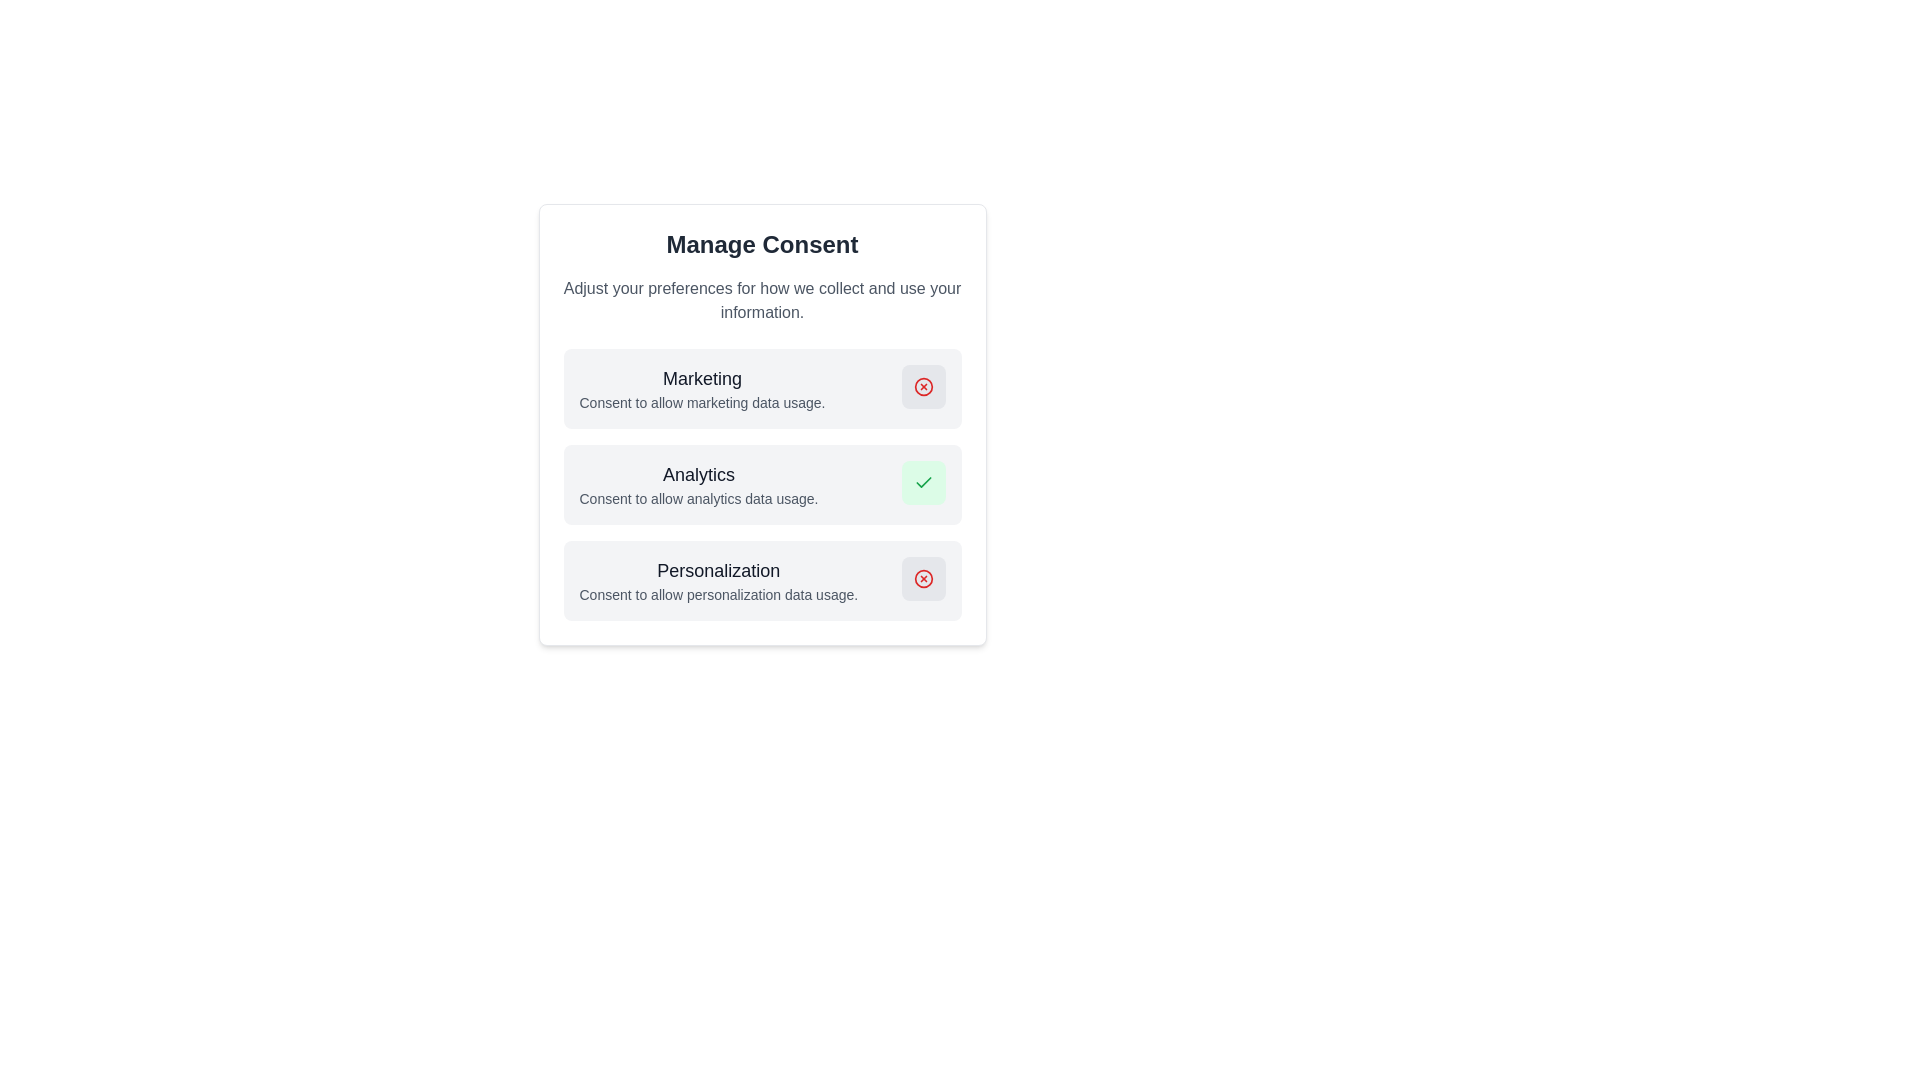 The image size is (1920, 1080). What do you see at coordinates (702, 389) in the screenshot?
I see `heading 'Marketing' and the description 'Consent to allow marketing data usage.' from the text display element, which is framed within a light gray card at the top of the modal` at bounding box center [702, 389].